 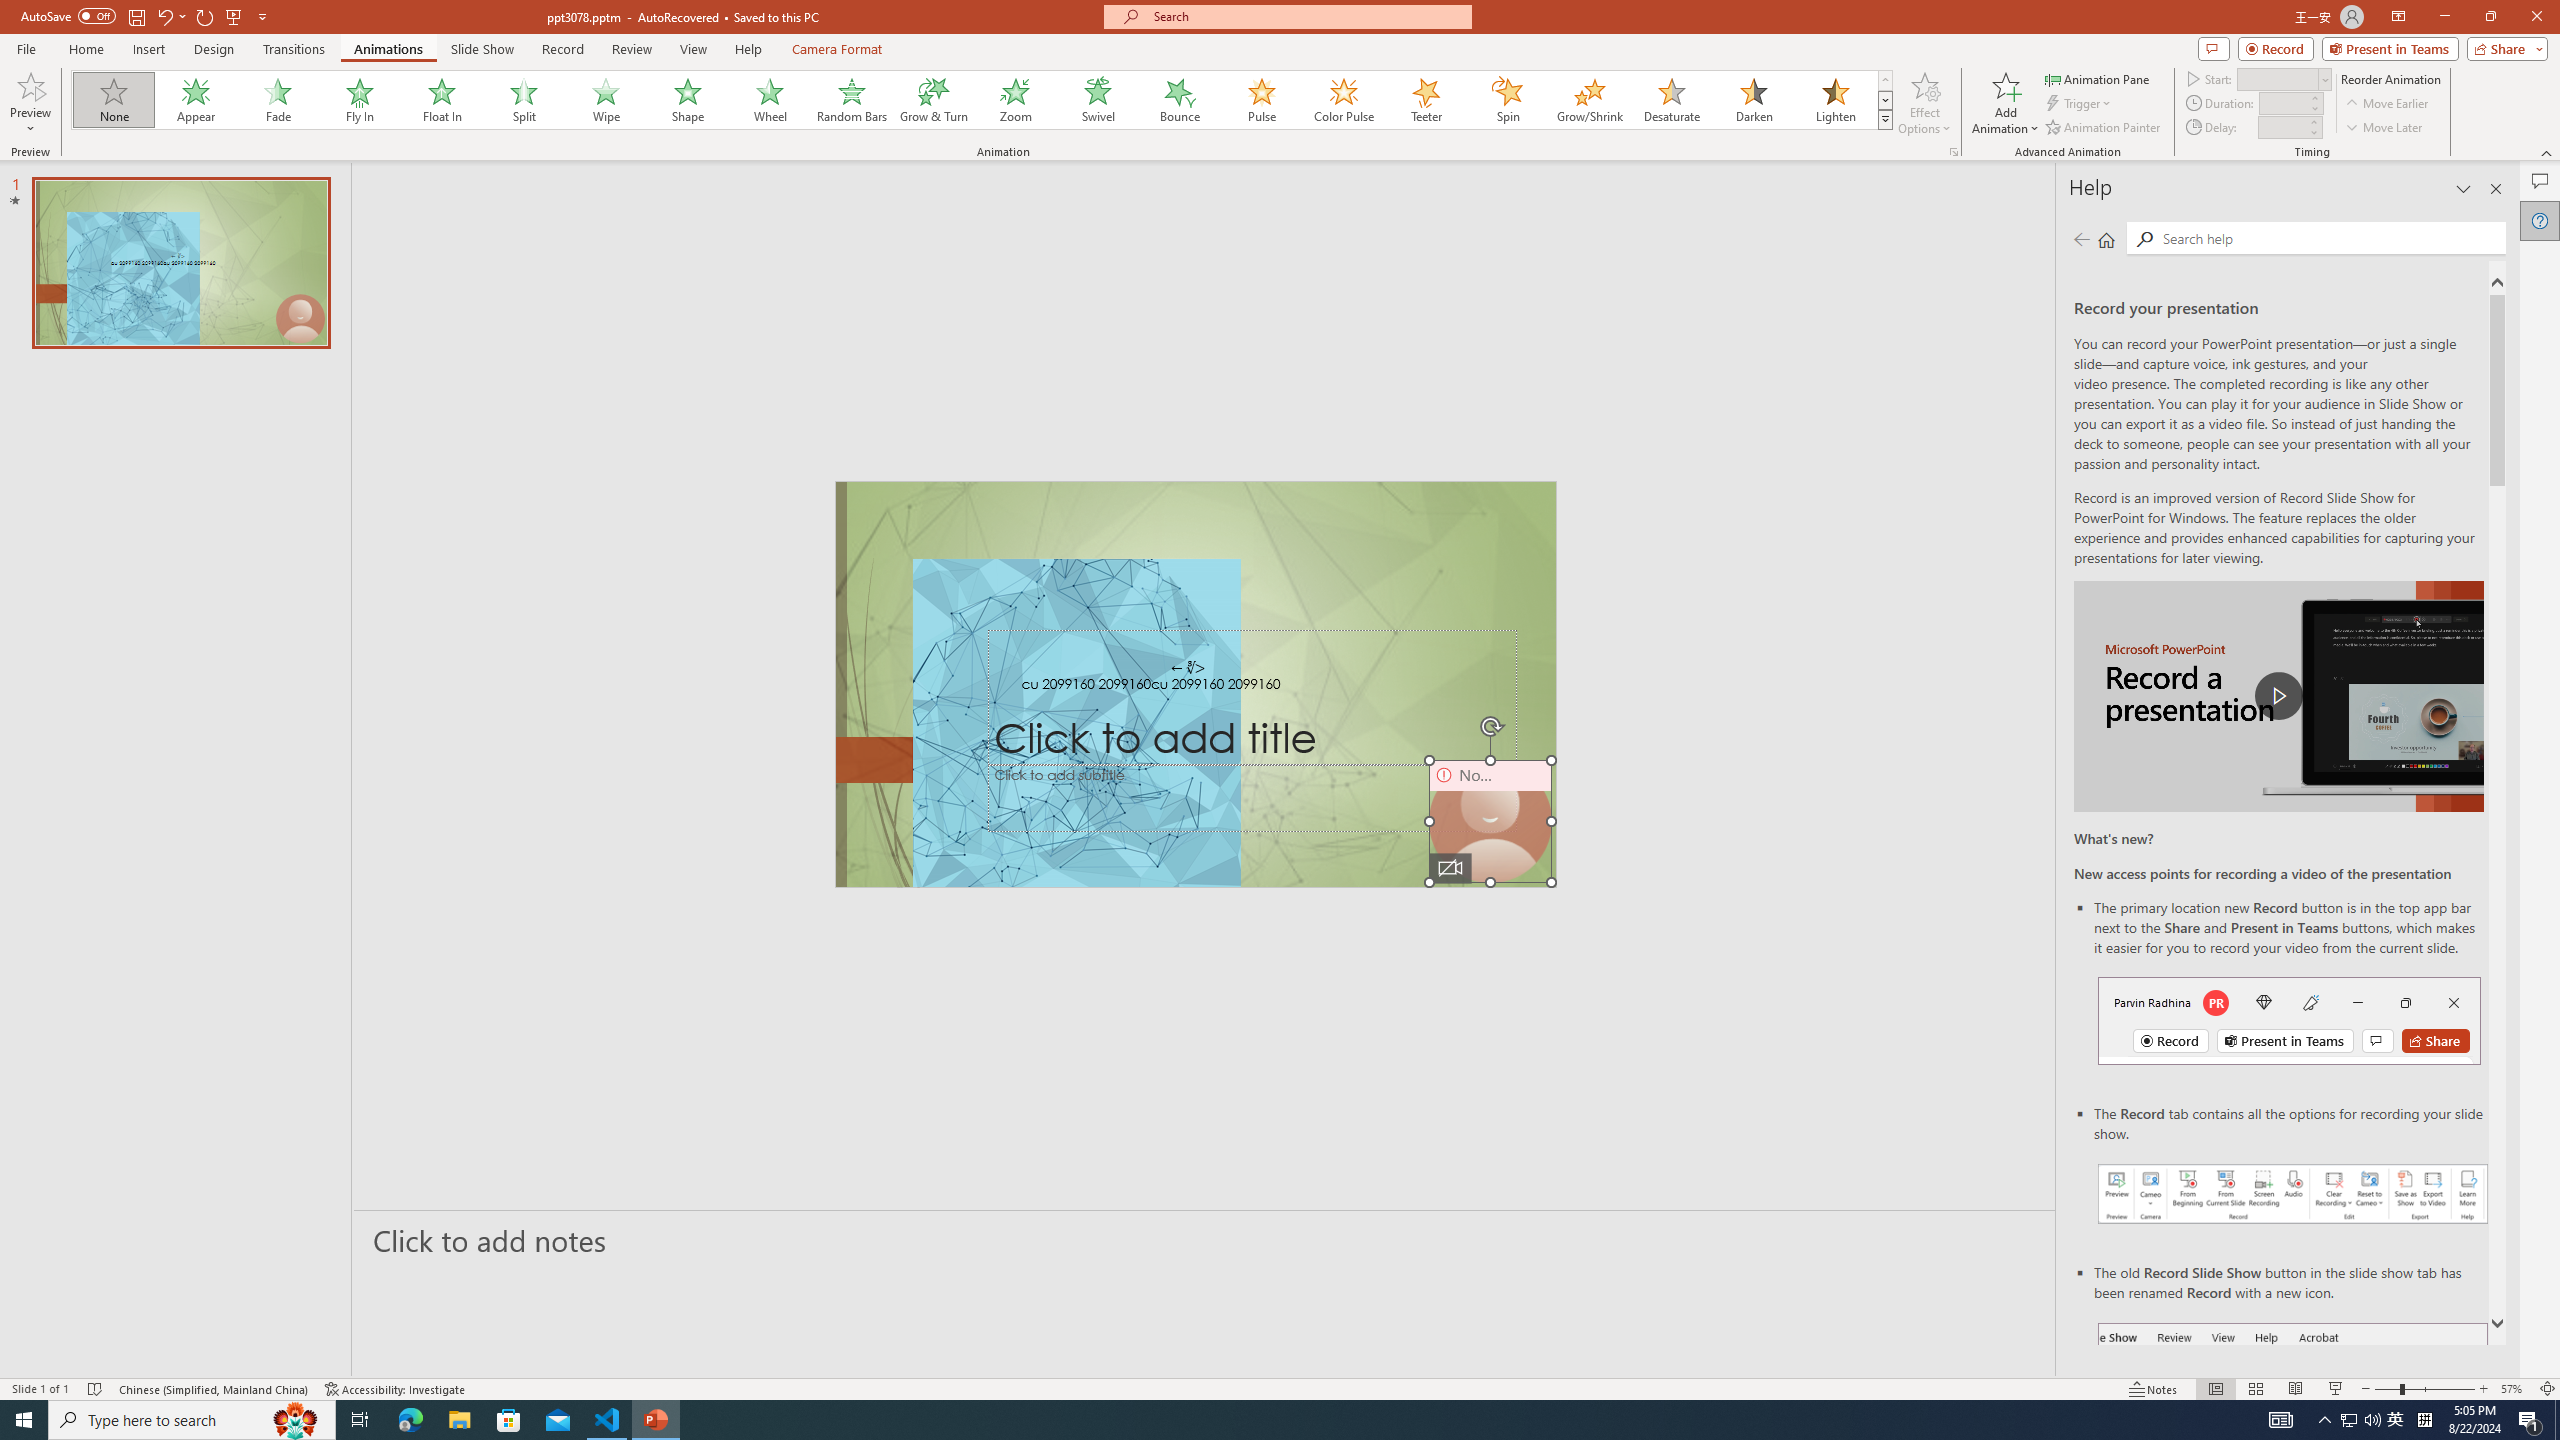 I want to click on 'Subtitle TextBox', so click(x=1252, y=797).